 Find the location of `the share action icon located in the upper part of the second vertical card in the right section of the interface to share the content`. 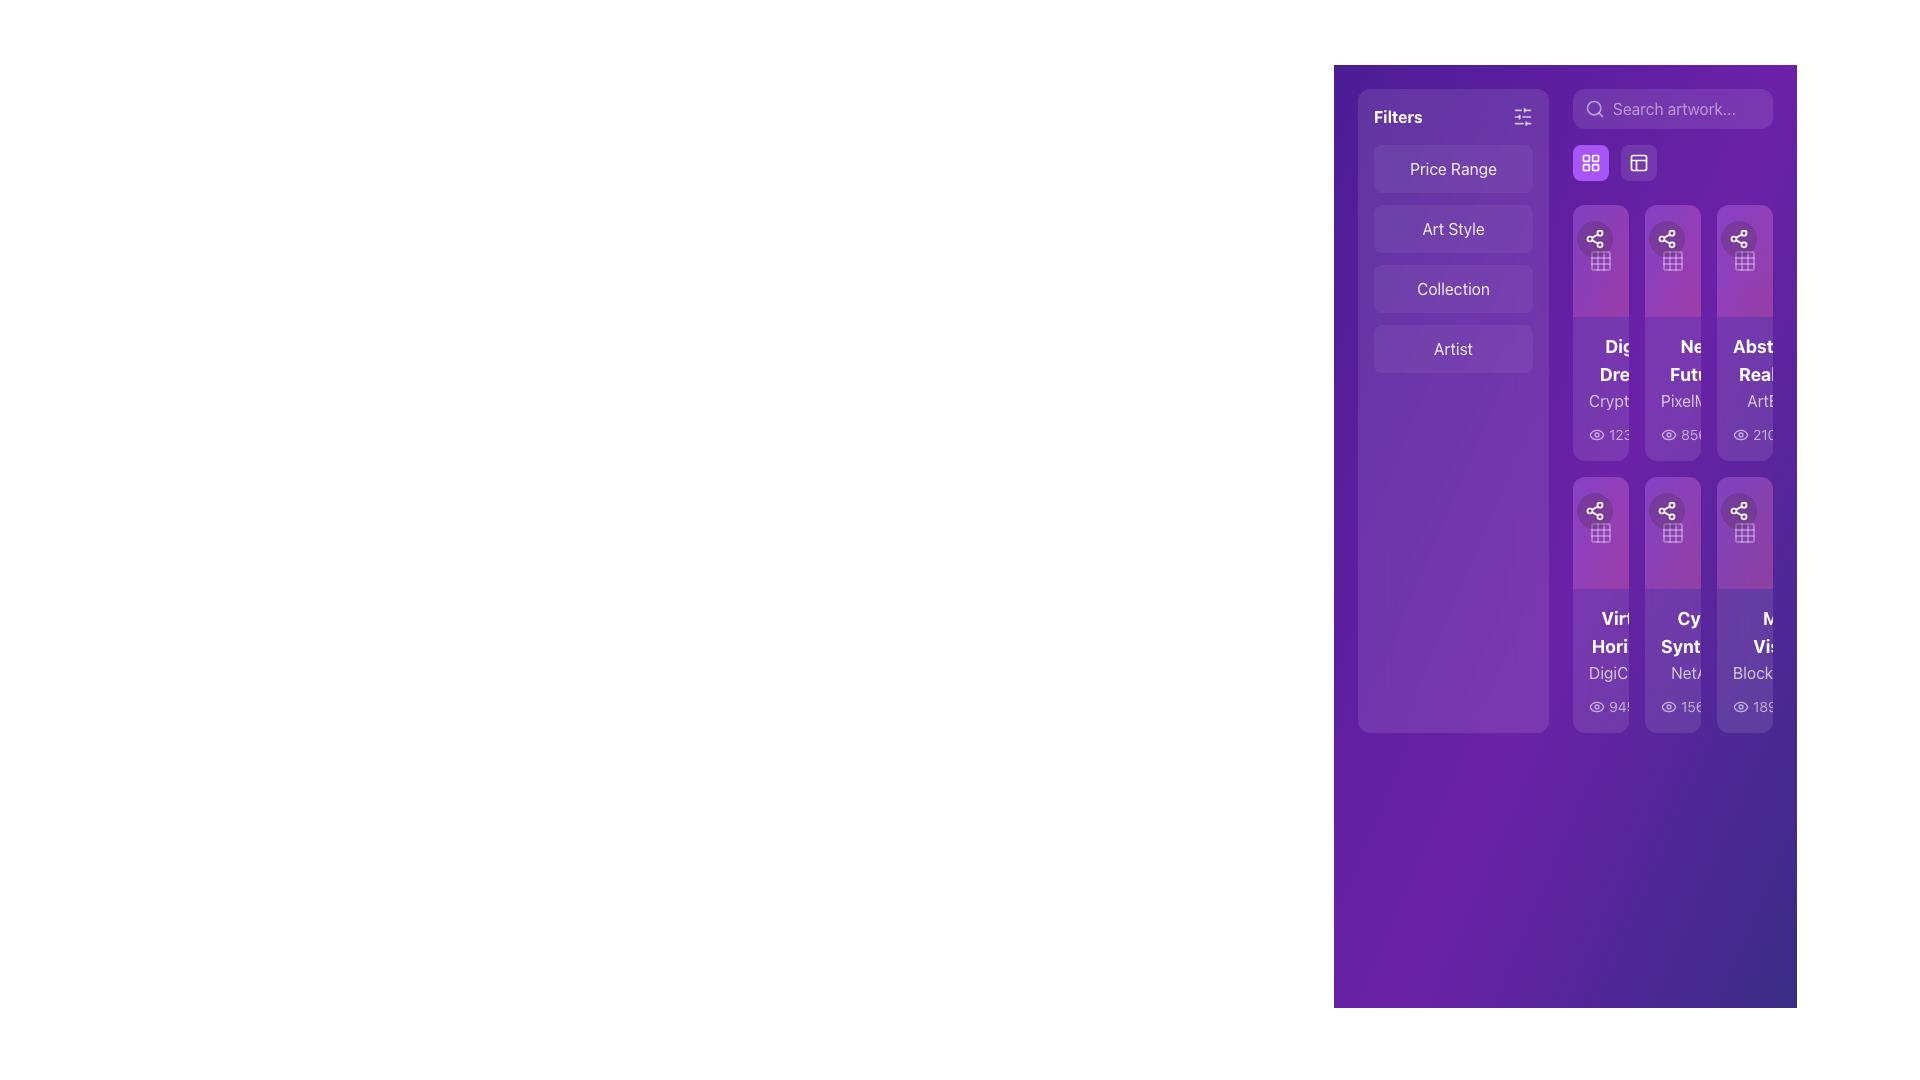

the share action icon located in the upper part of the second vertical card in the right section of the interface to share the content is located at coordinates (1666, 509).